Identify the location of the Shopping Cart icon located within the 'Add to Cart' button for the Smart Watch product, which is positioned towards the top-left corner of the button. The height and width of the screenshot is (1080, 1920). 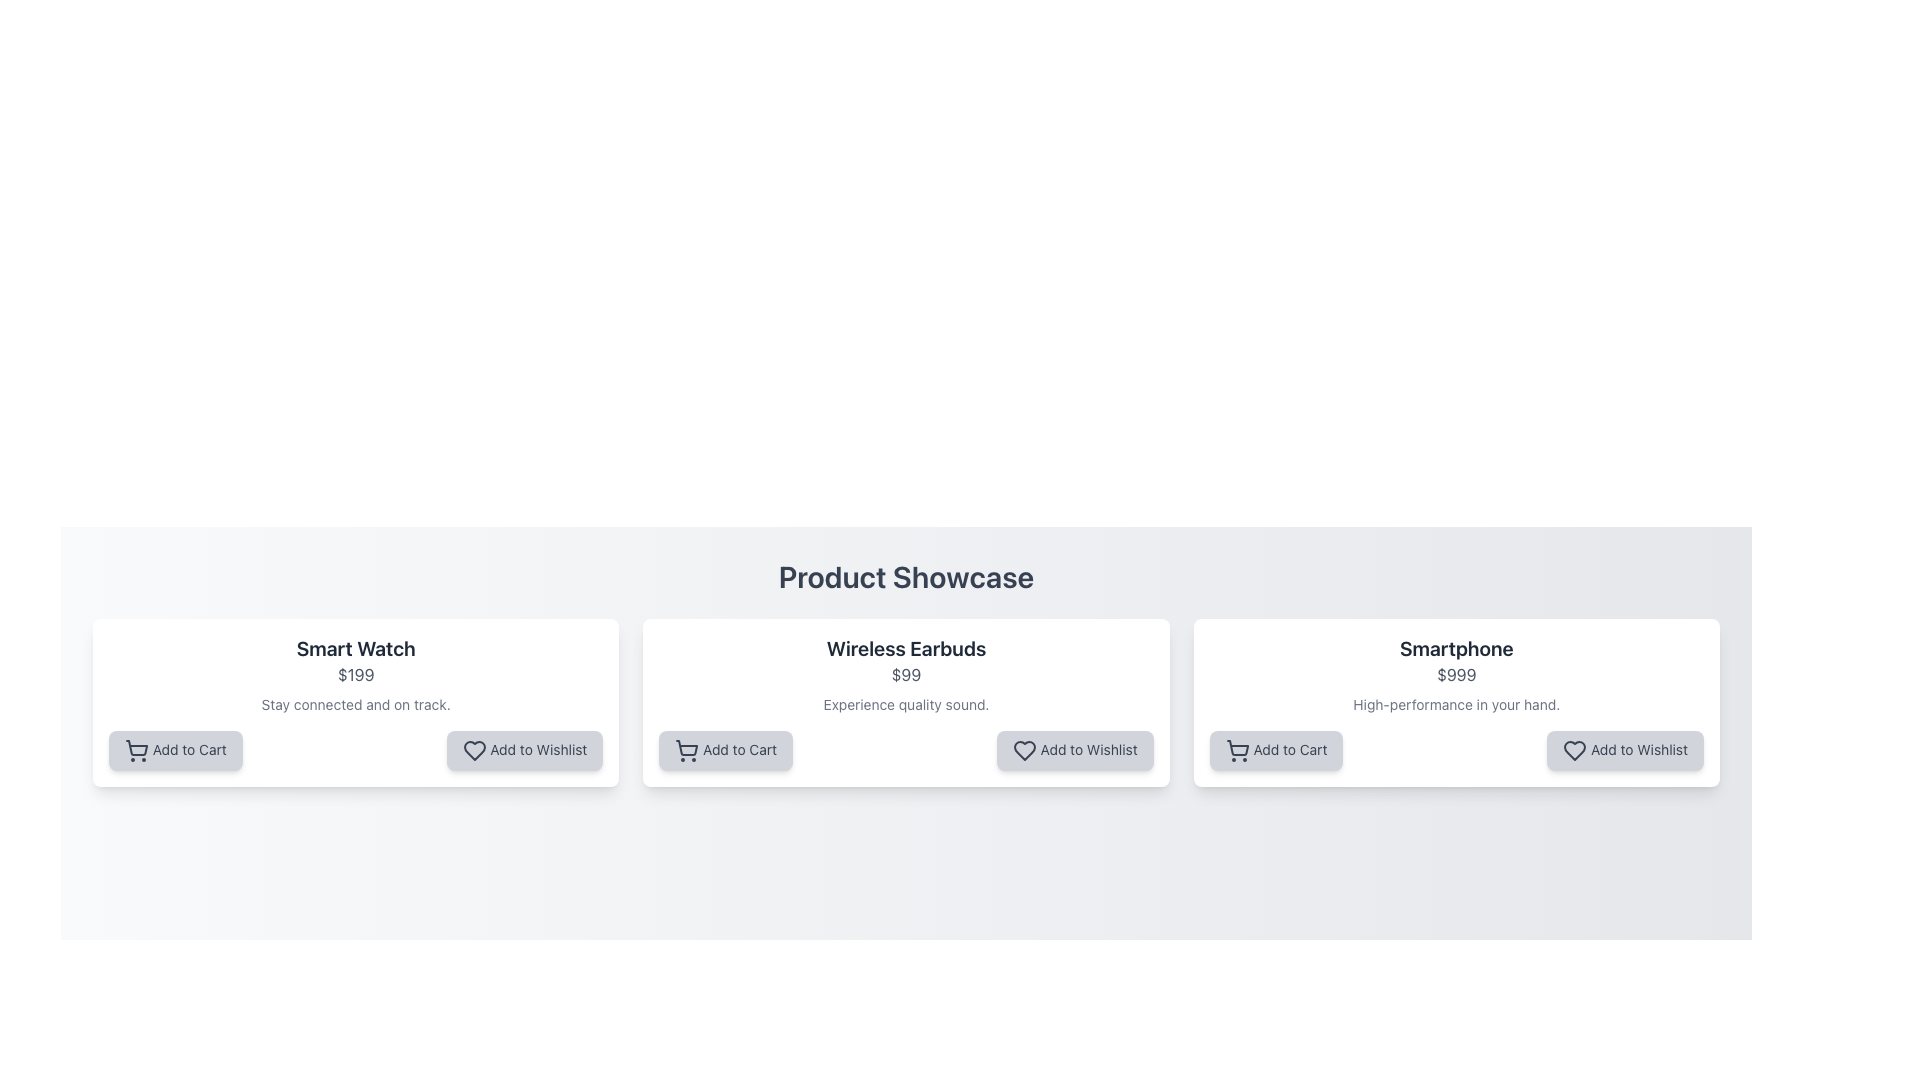
(136, 748).